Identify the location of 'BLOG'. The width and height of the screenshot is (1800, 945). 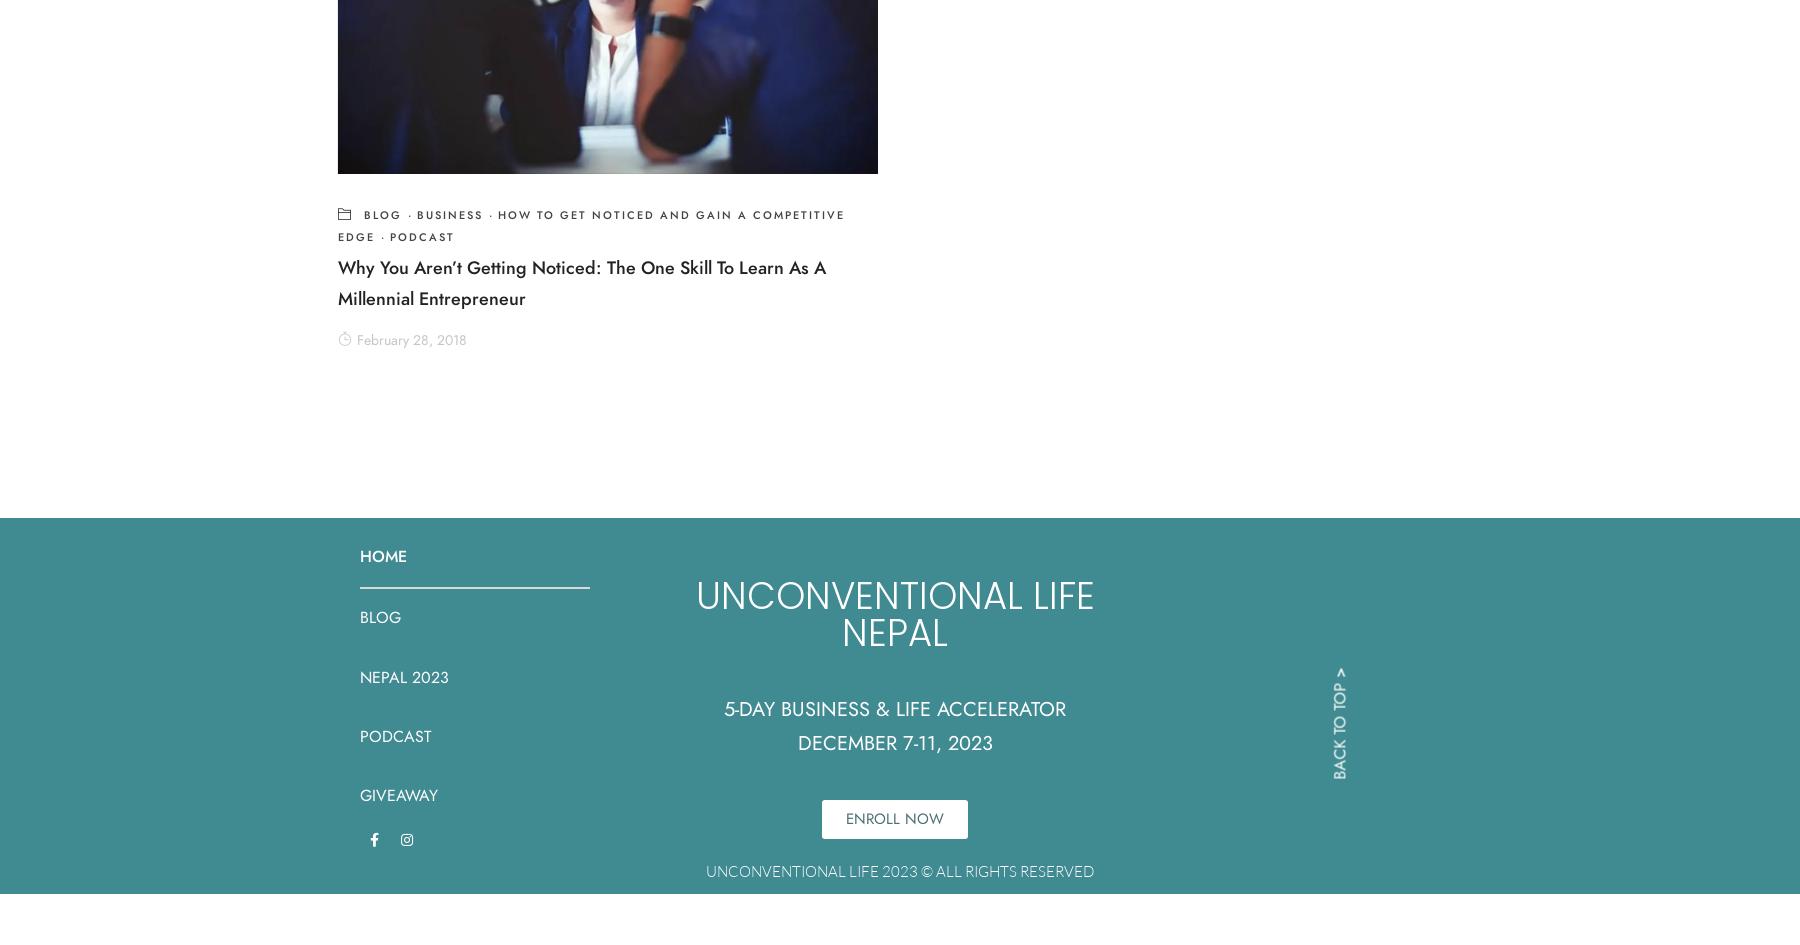
(380, 617).